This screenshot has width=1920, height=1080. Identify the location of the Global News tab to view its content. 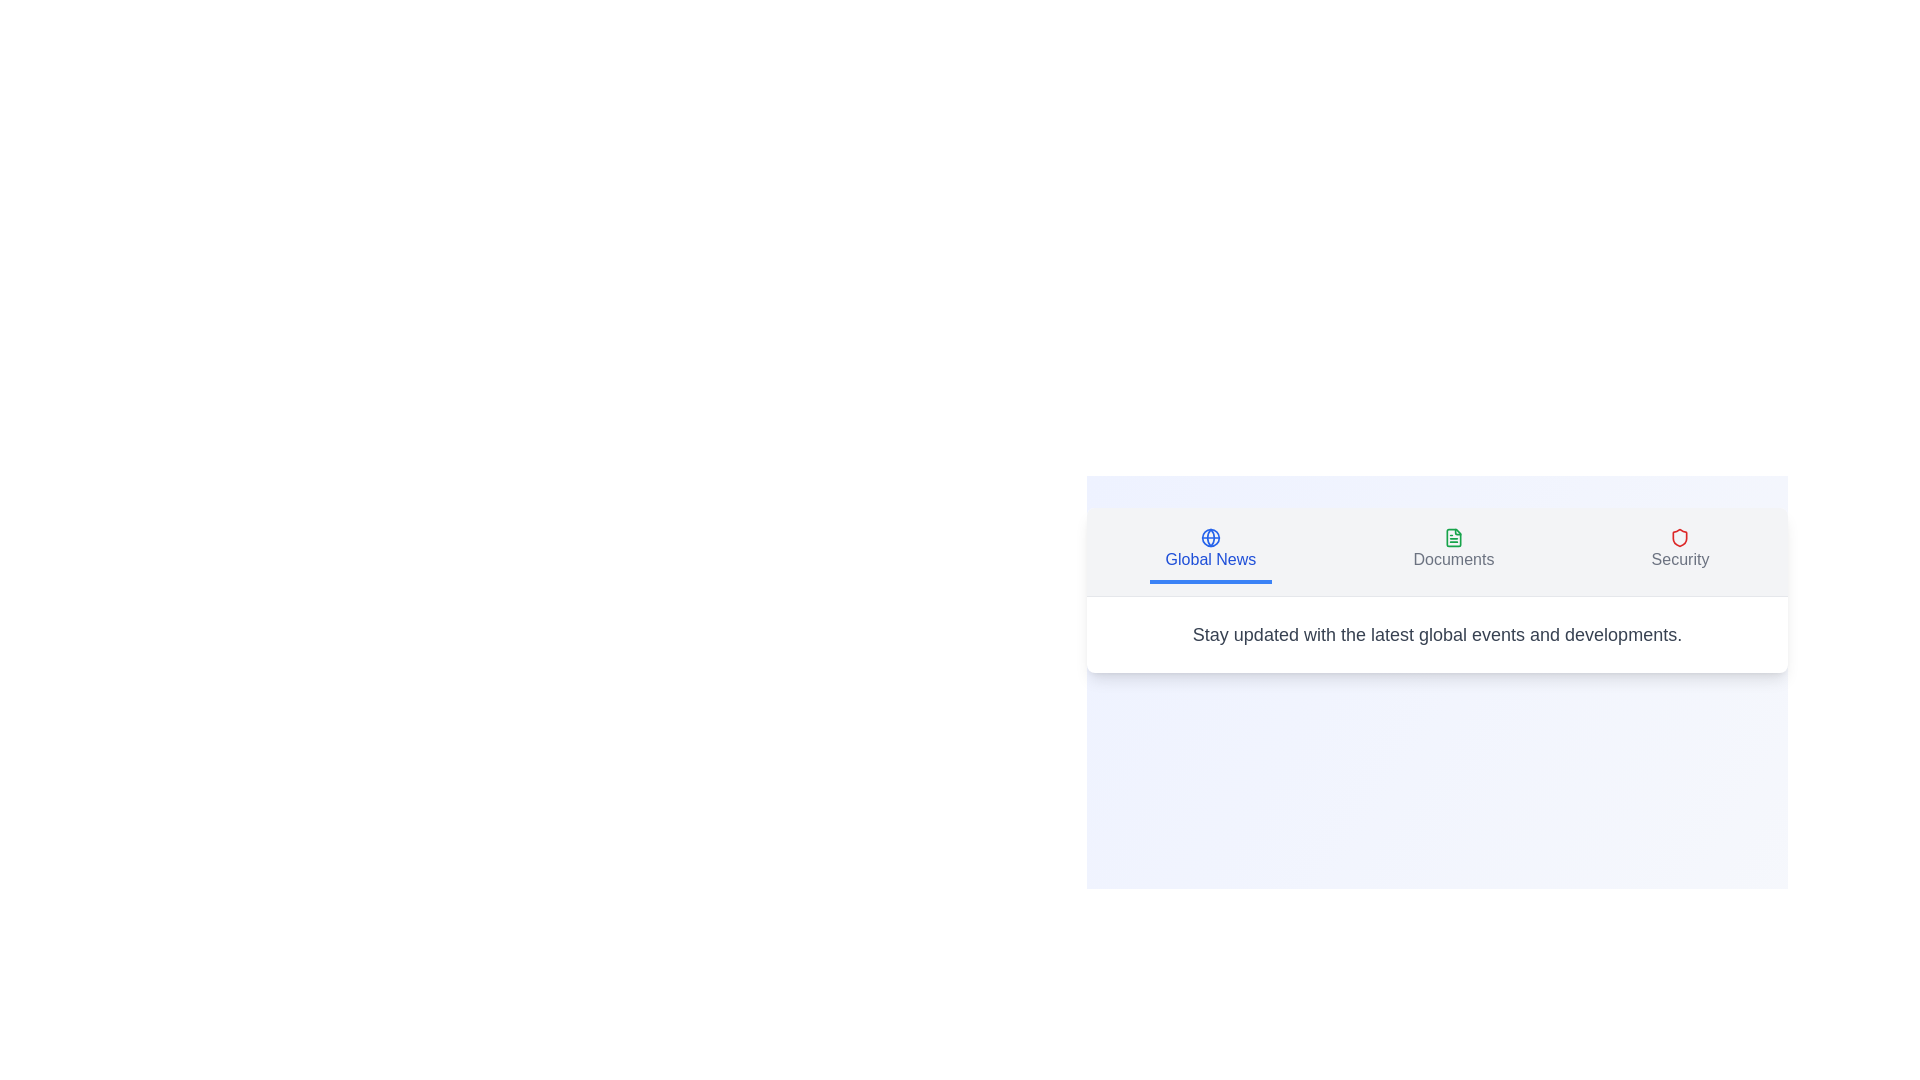
(1208, 551).